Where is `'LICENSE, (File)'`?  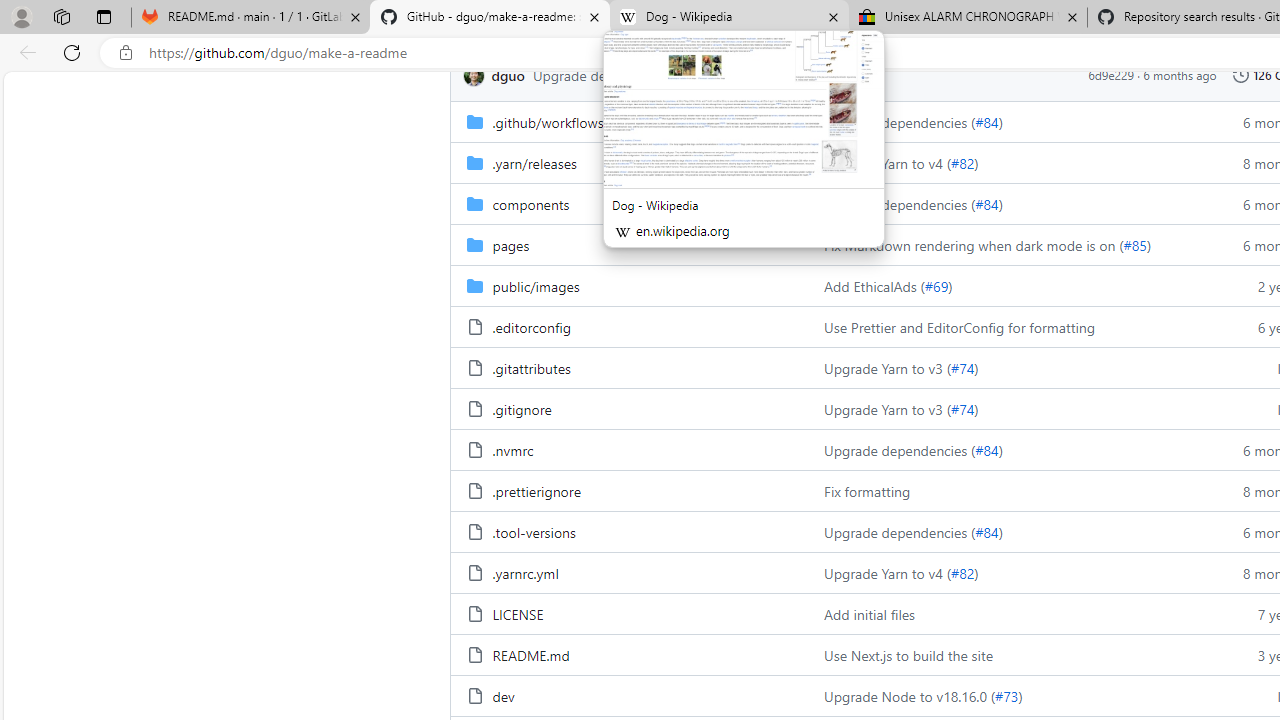
'LICENSE, (File)' is located at coordinates (517, 613).